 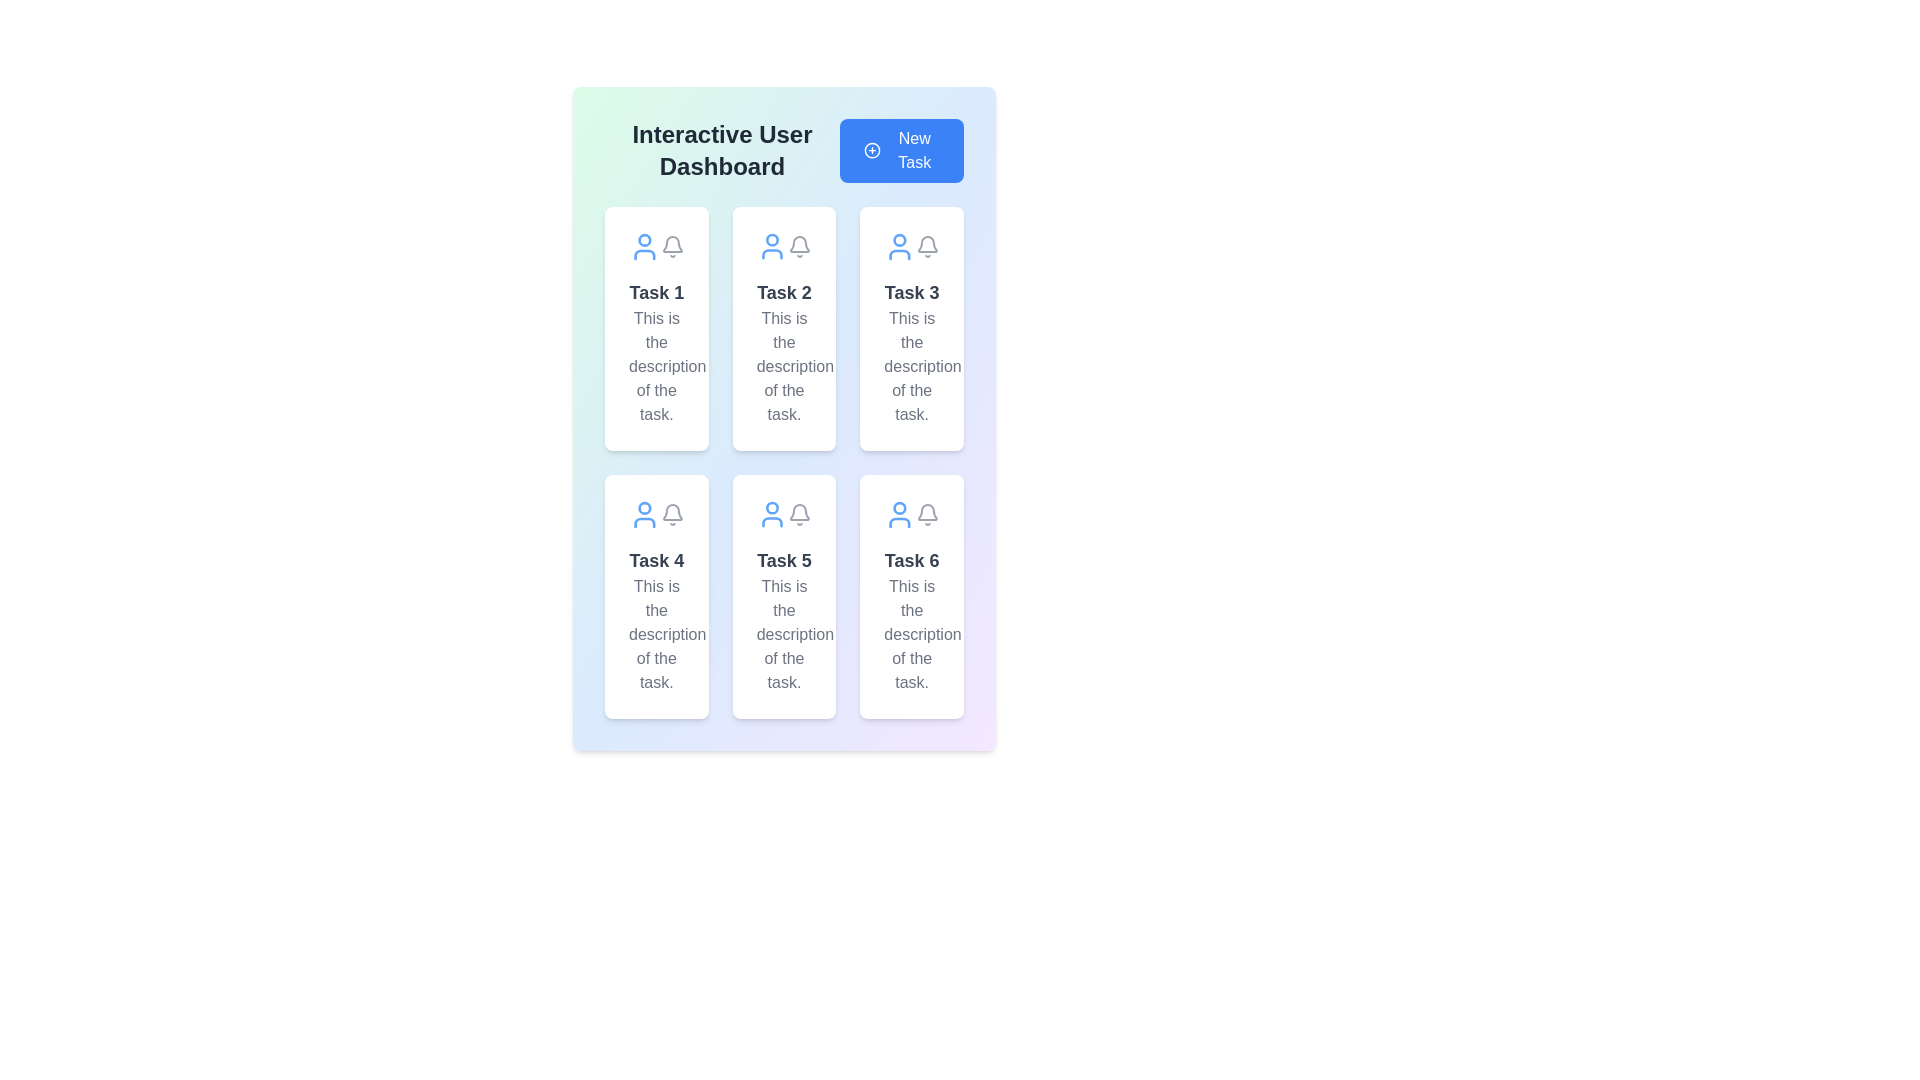 I want to click on the circular part of the user icon graphic within the third card in the top row of the dashboard grid, so click(x=899, y=239).